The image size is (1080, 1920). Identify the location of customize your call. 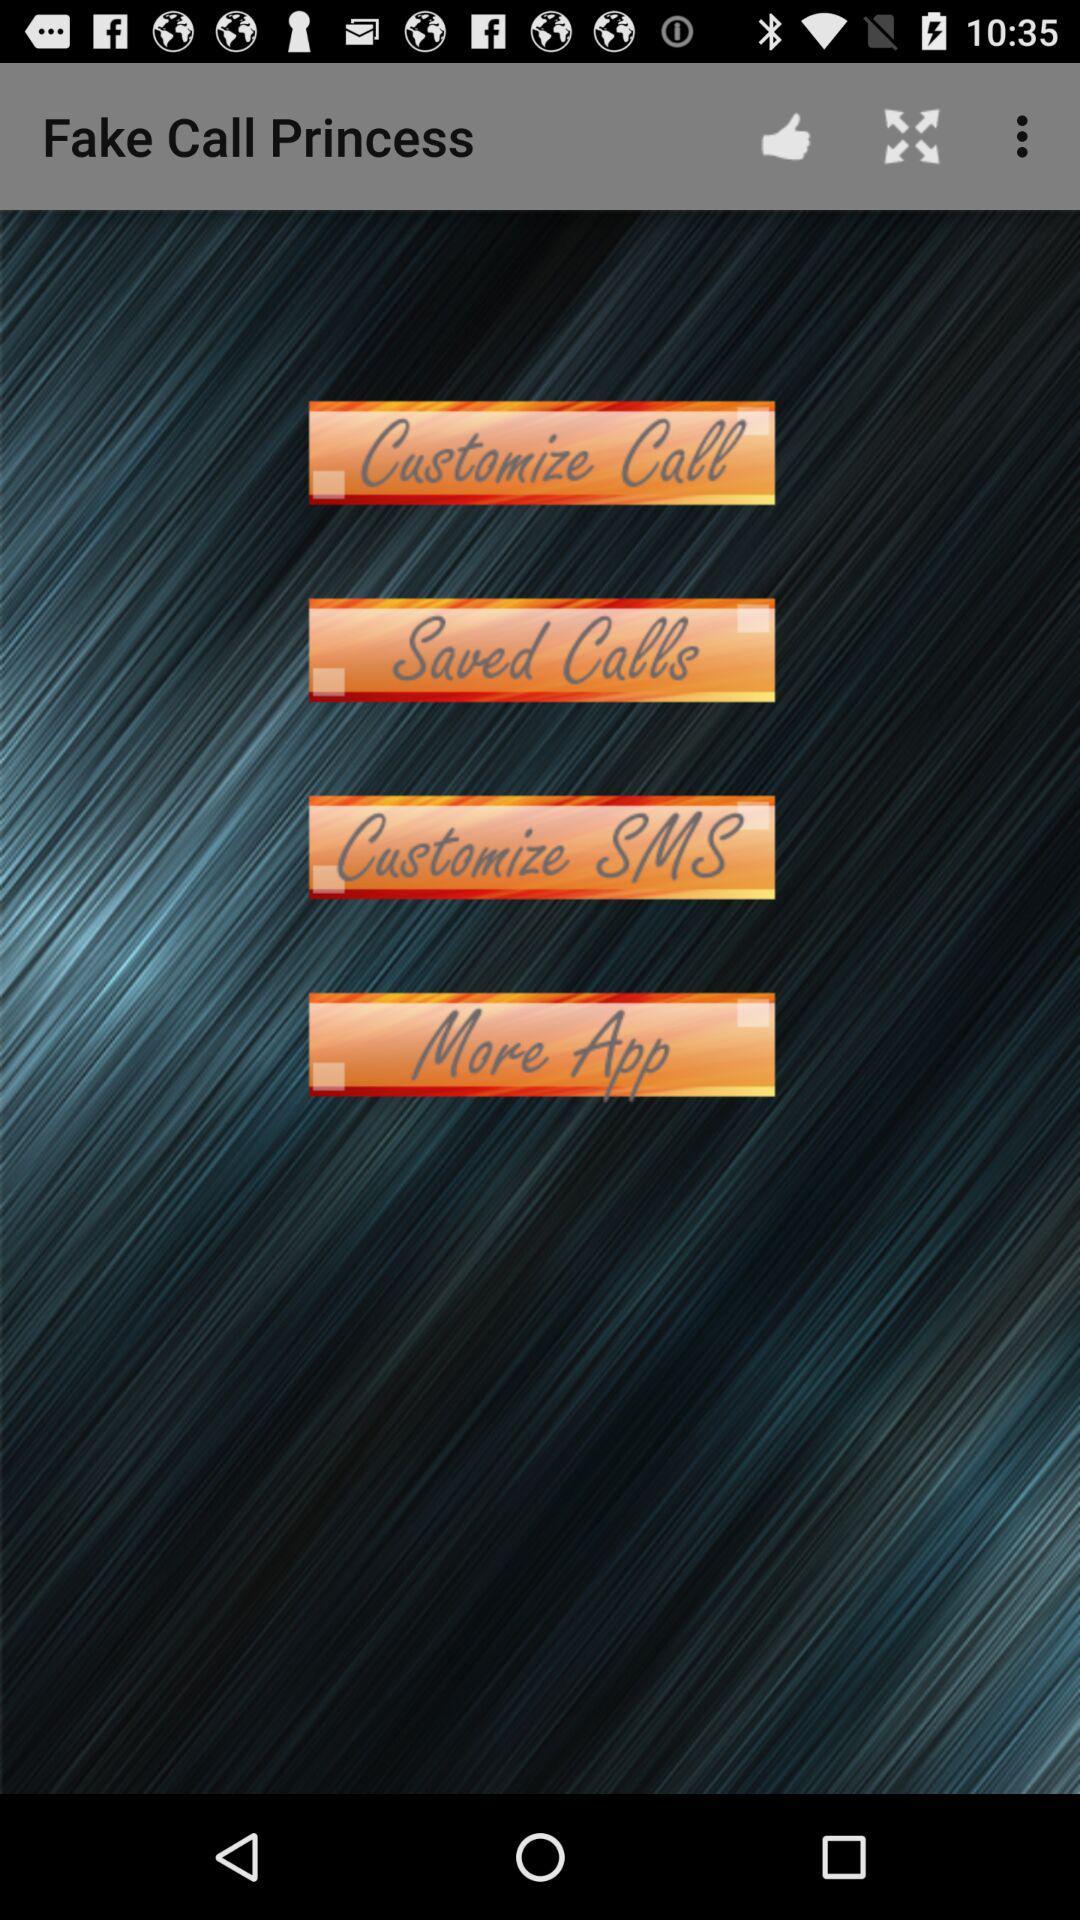
(540, 451).